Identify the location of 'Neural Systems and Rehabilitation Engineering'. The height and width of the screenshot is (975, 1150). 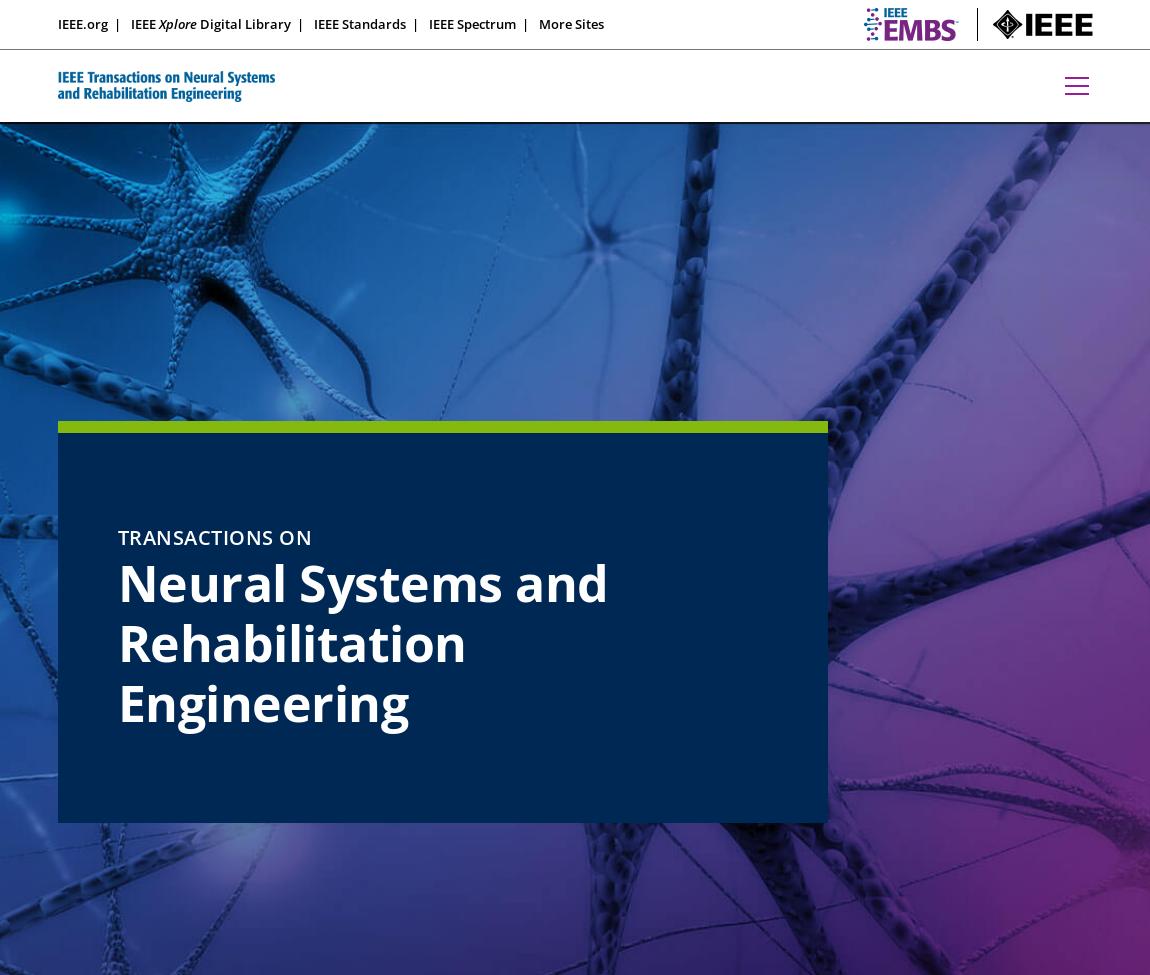
(362, 643).